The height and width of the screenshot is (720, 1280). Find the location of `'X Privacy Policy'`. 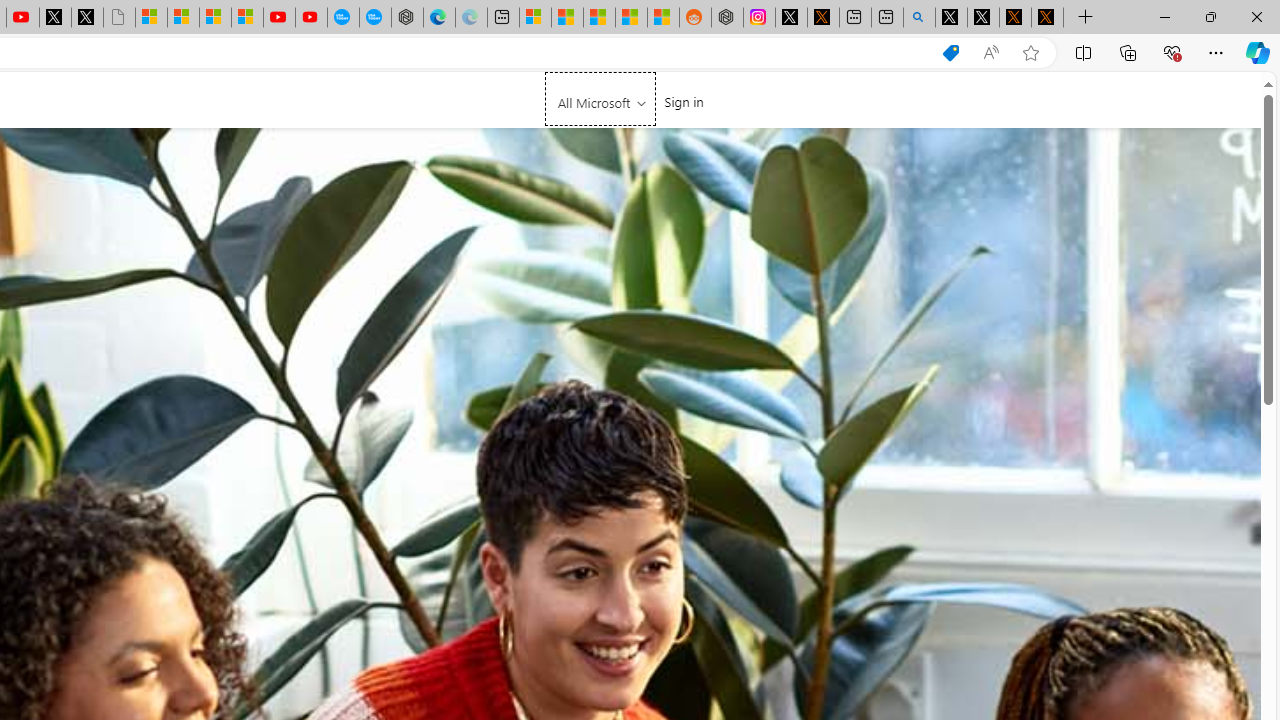

'X Privacy Policy' is located at coordinates (1046, 17).